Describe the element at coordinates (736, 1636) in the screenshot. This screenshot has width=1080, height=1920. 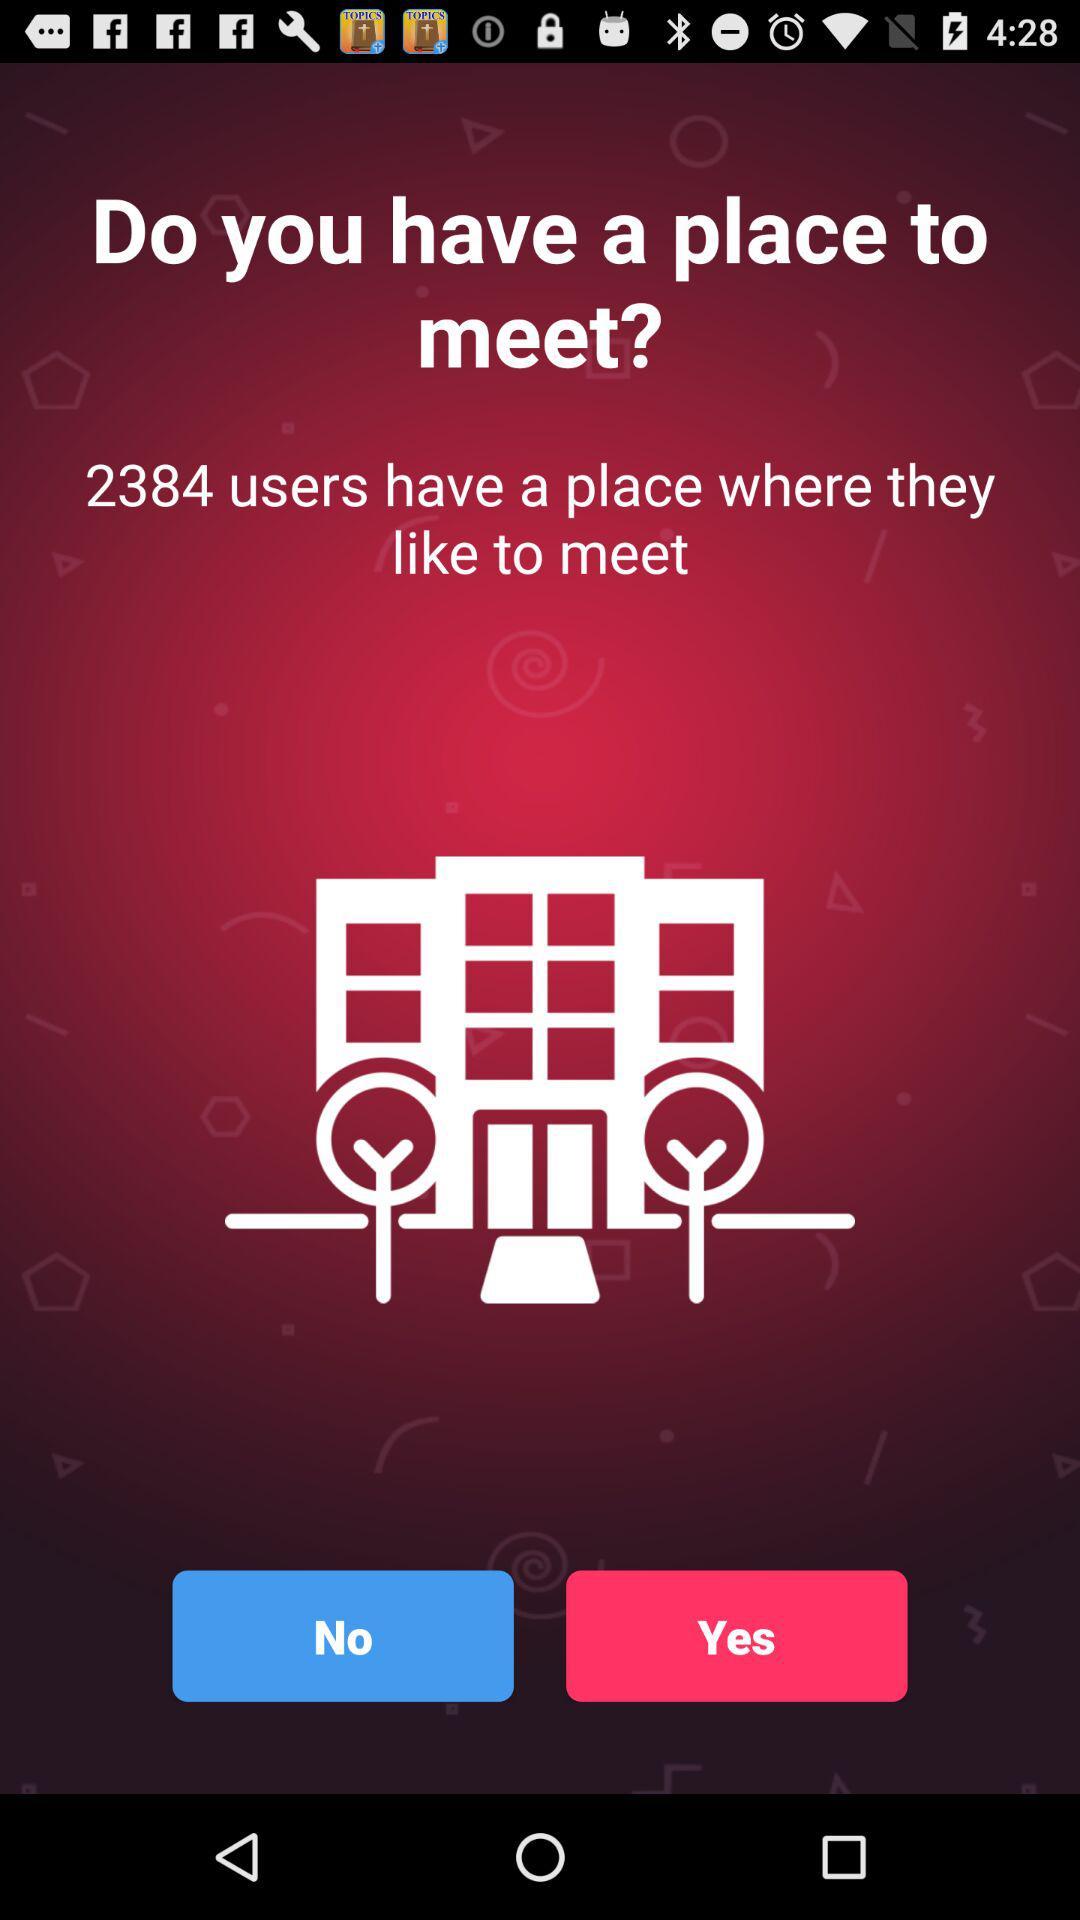
I see `yes item` at that location.